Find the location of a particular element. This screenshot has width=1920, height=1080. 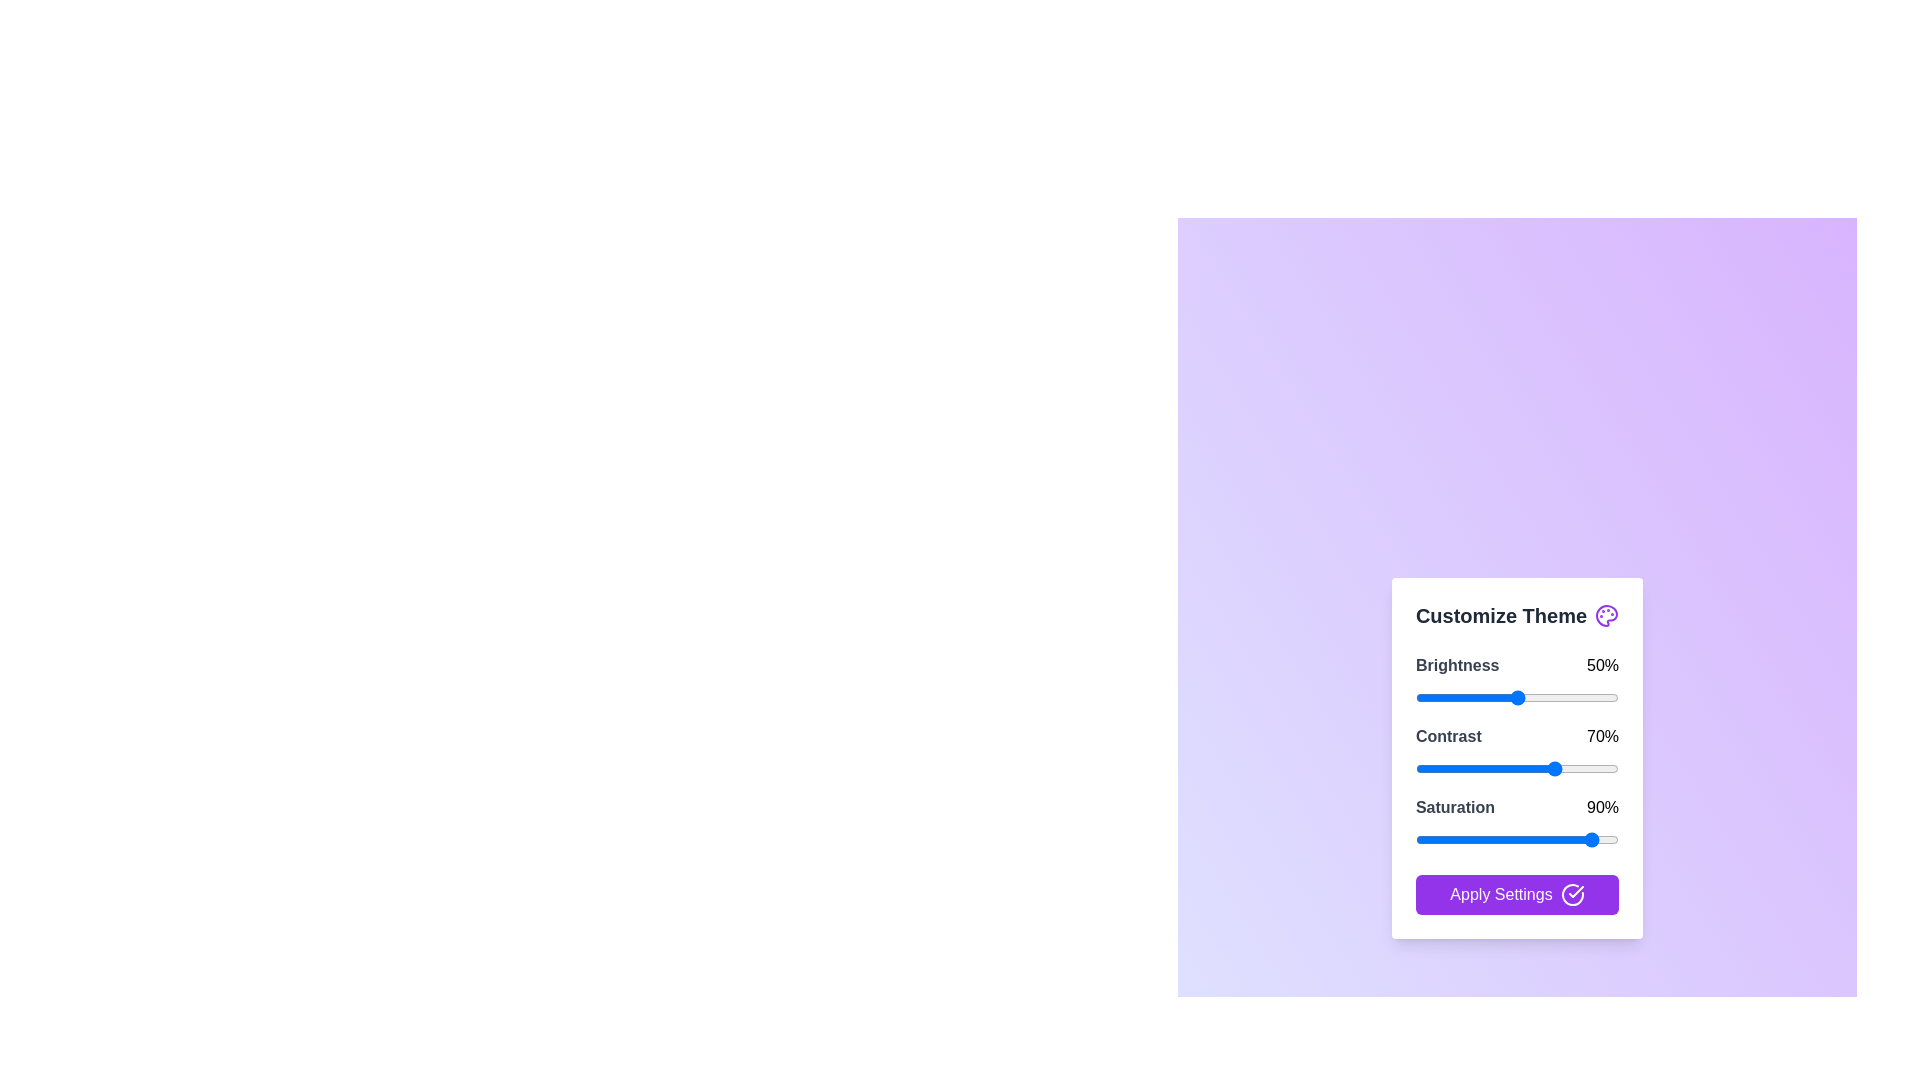

the brightness slider to set its value to 48% is located at coordinates (1513, 696).